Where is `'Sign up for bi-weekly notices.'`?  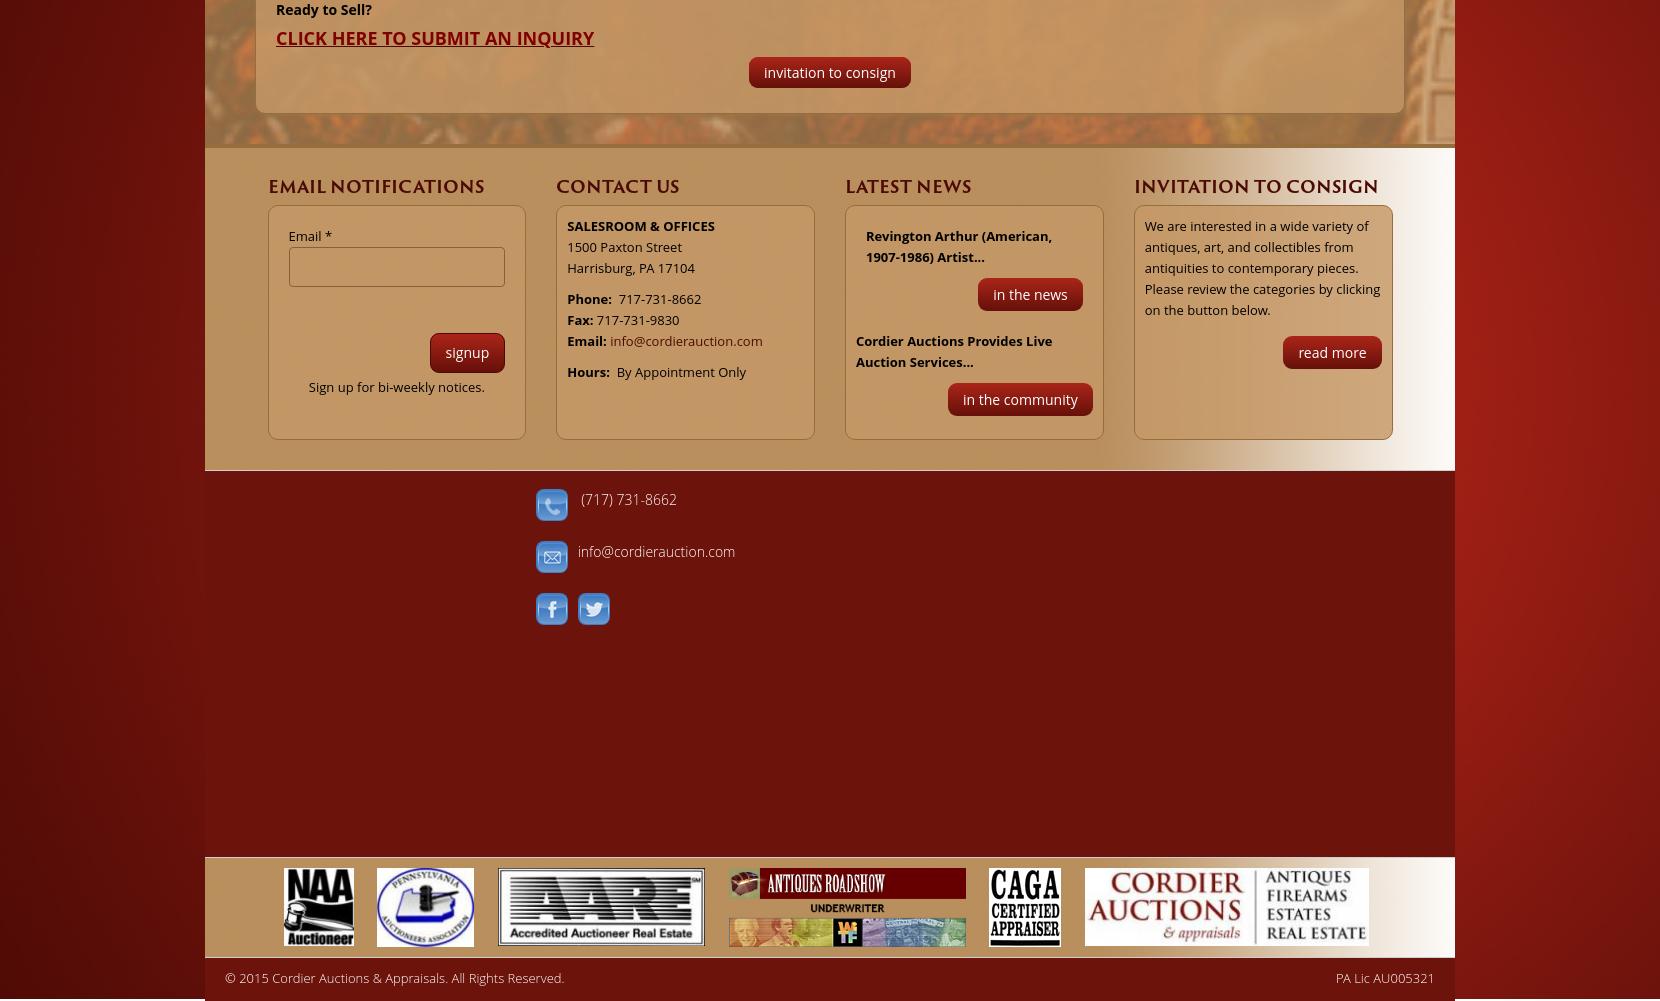 'Sign up for bi-weekly notices.' is located at coordinates (396, 384).